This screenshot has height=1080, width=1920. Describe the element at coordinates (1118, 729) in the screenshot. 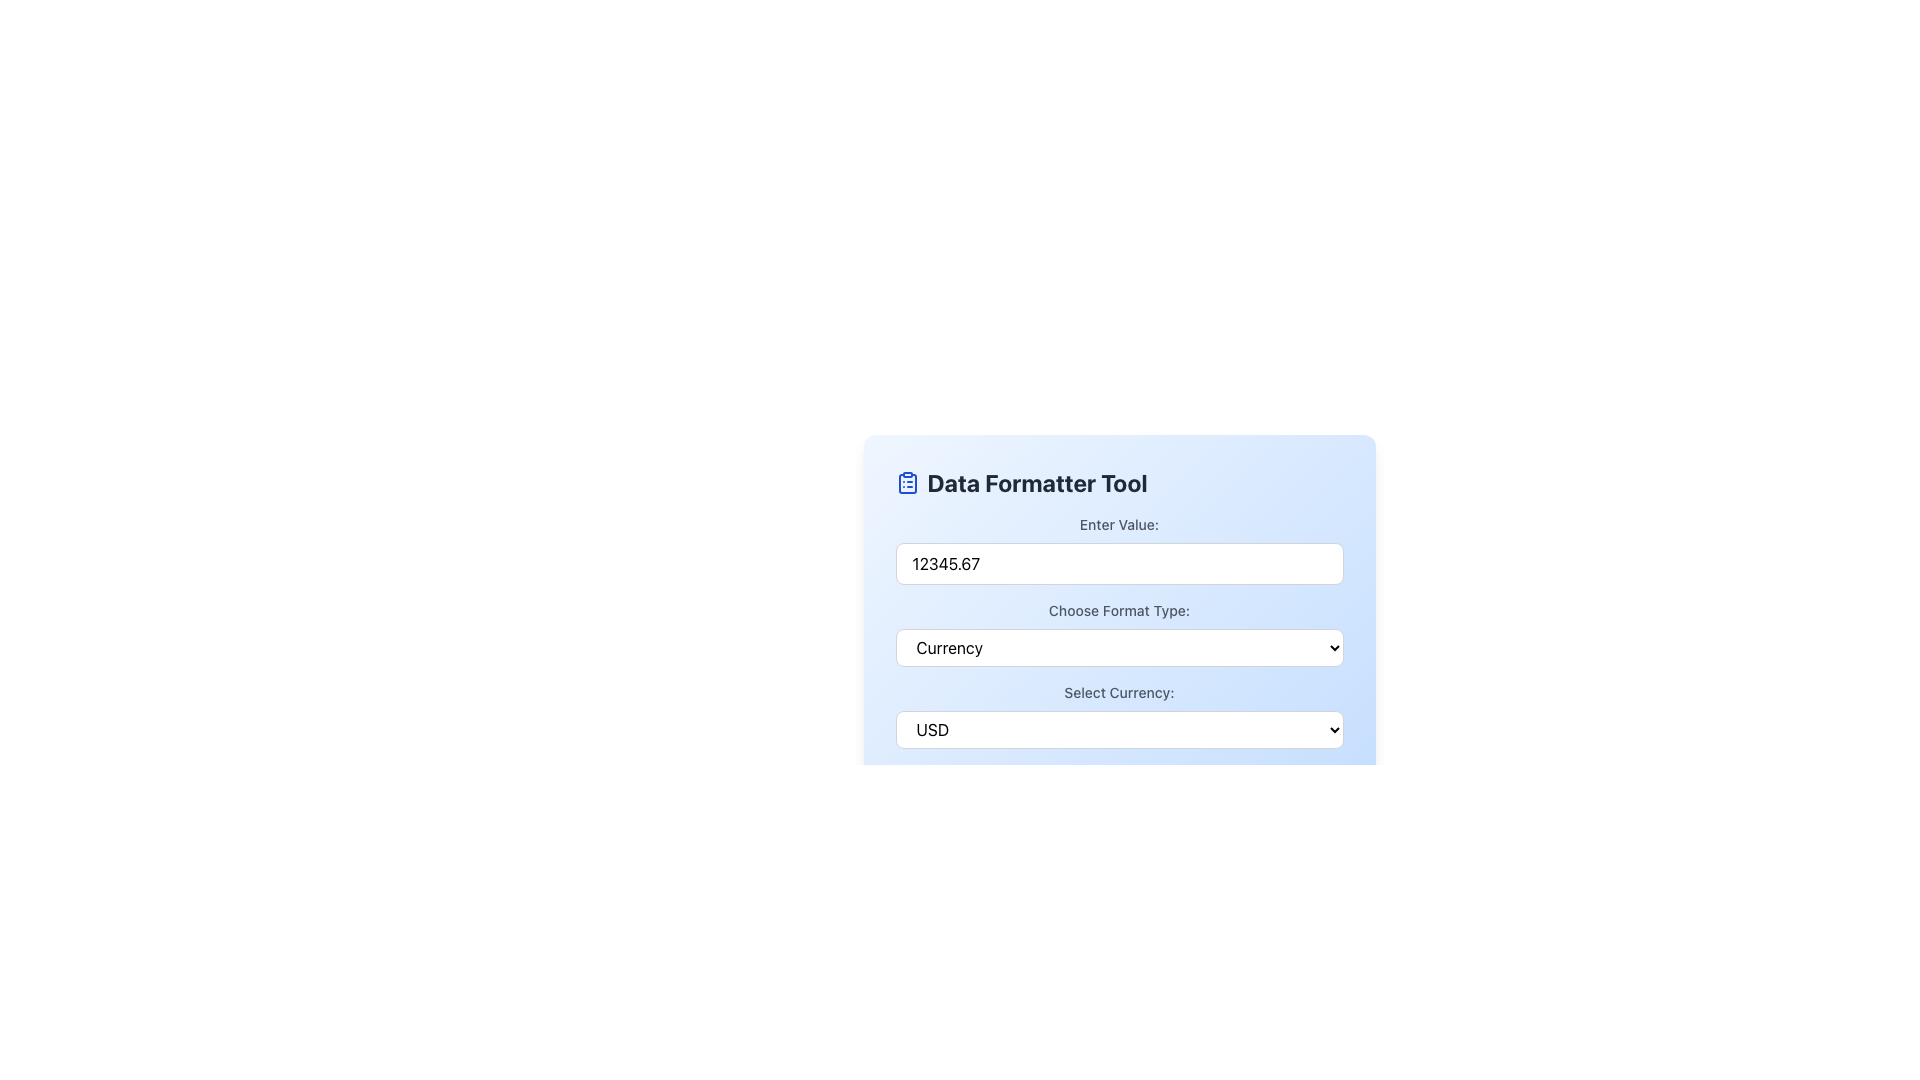

I see `the Dropdown menu labeled 'Select Currency:' and expand it using the keyboard` at that location.